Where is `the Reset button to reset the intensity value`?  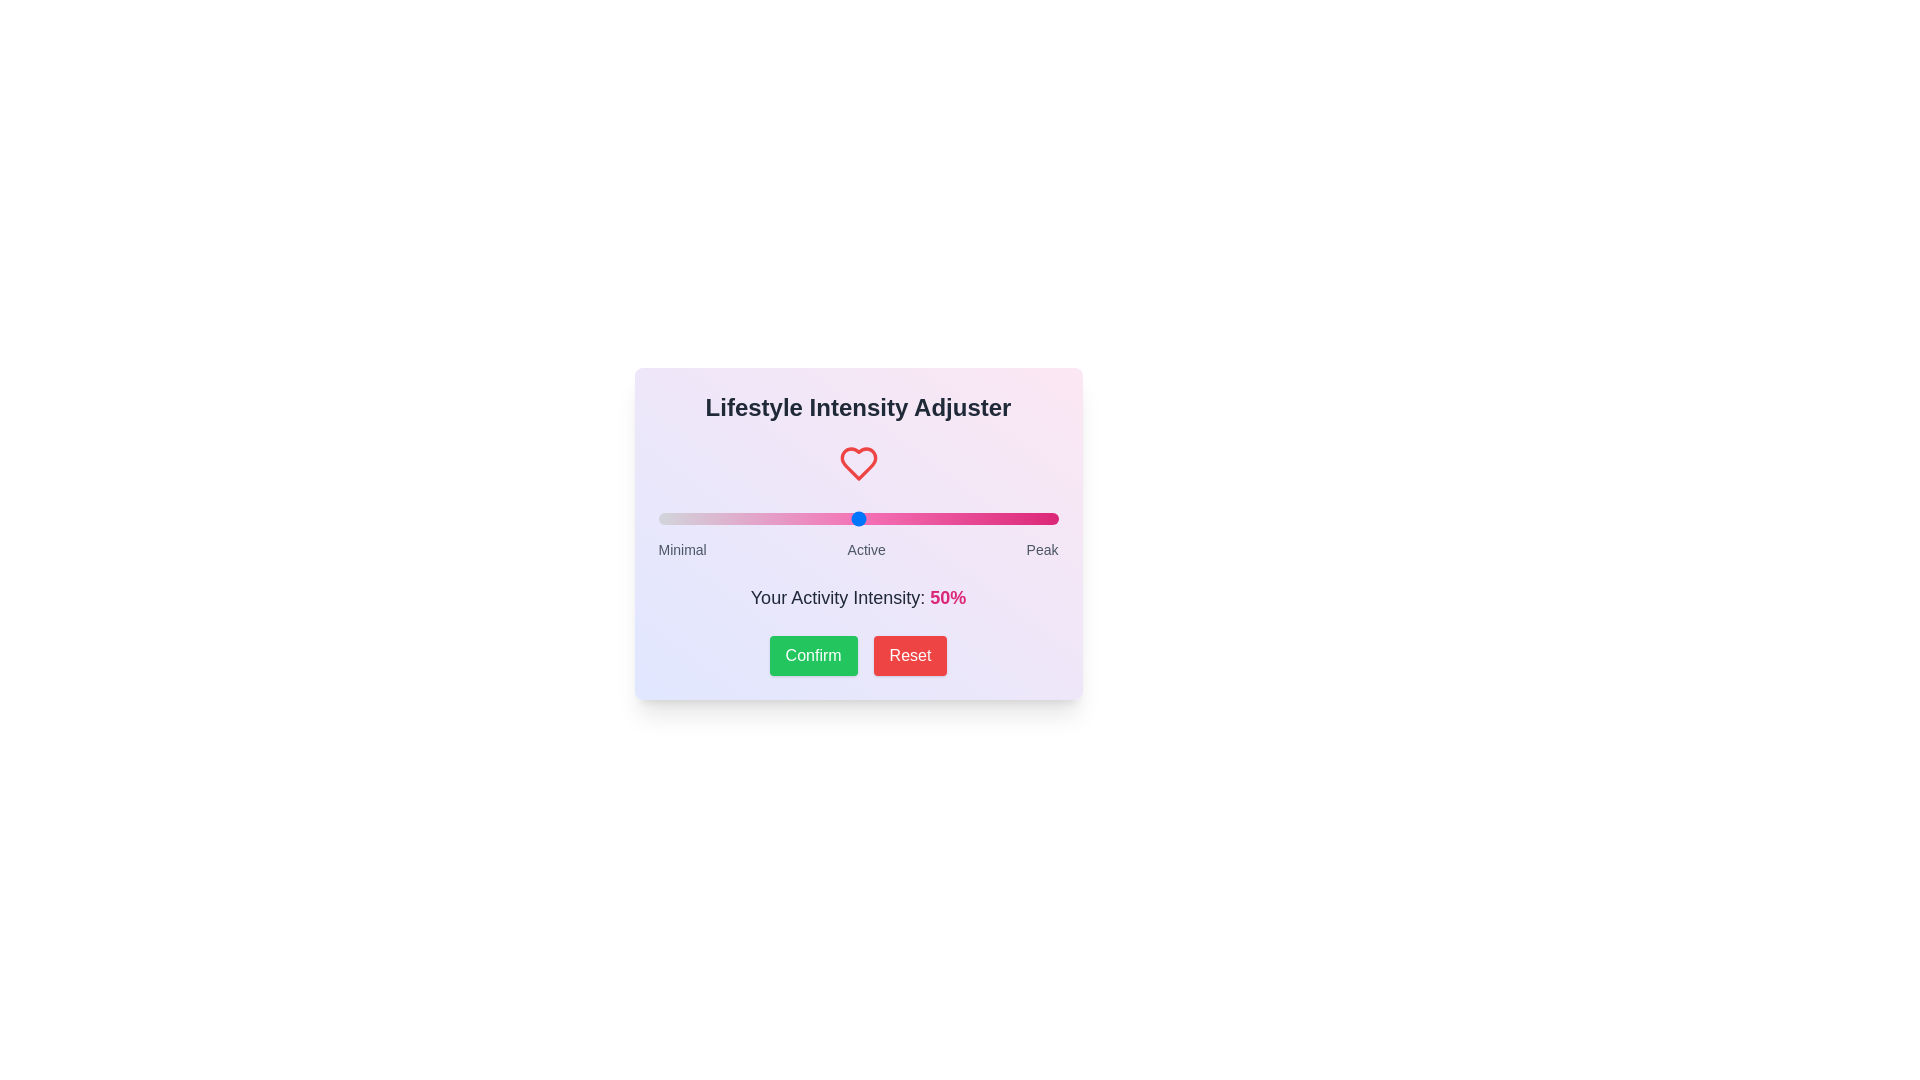 the Reset button to reset the intensity value is located at coordinates (909, 655).